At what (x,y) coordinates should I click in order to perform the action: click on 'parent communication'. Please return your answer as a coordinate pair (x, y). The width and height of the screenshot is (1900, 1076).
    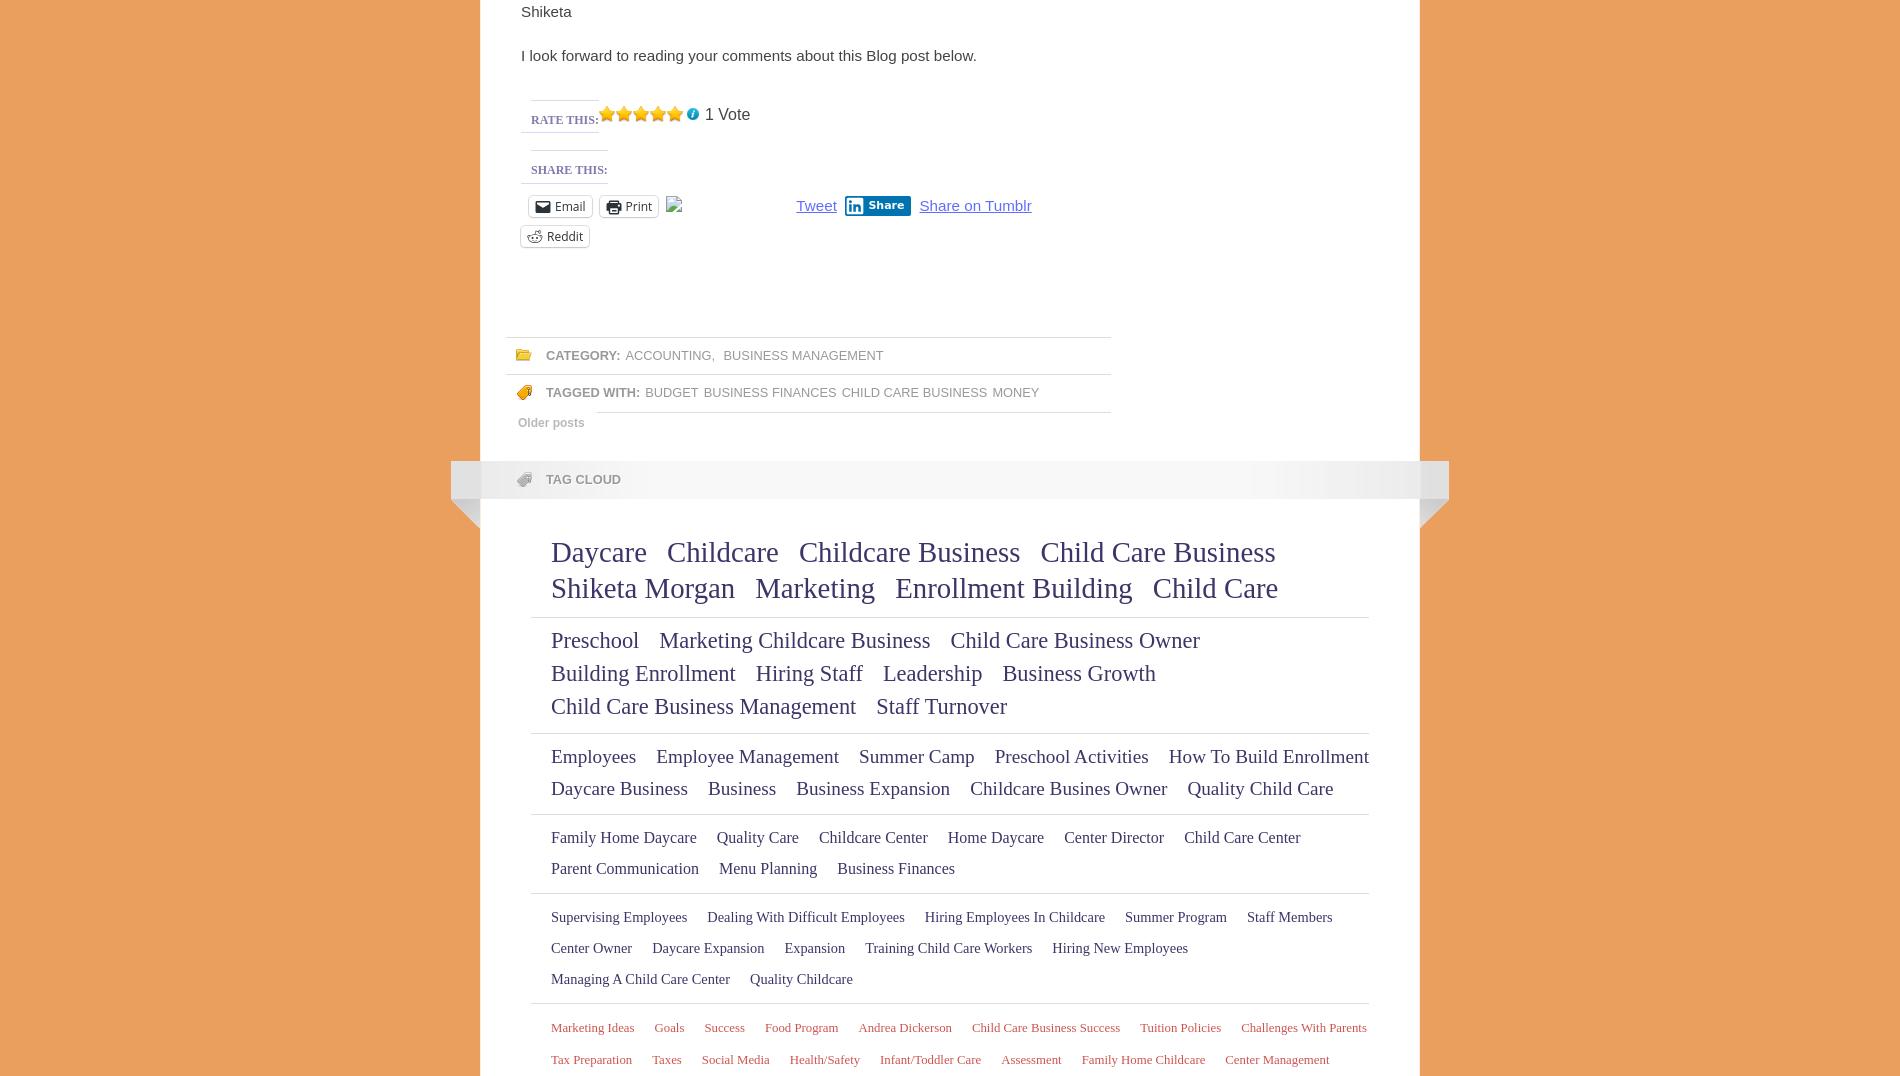
    Looking at the image, I should click on (624, 867).